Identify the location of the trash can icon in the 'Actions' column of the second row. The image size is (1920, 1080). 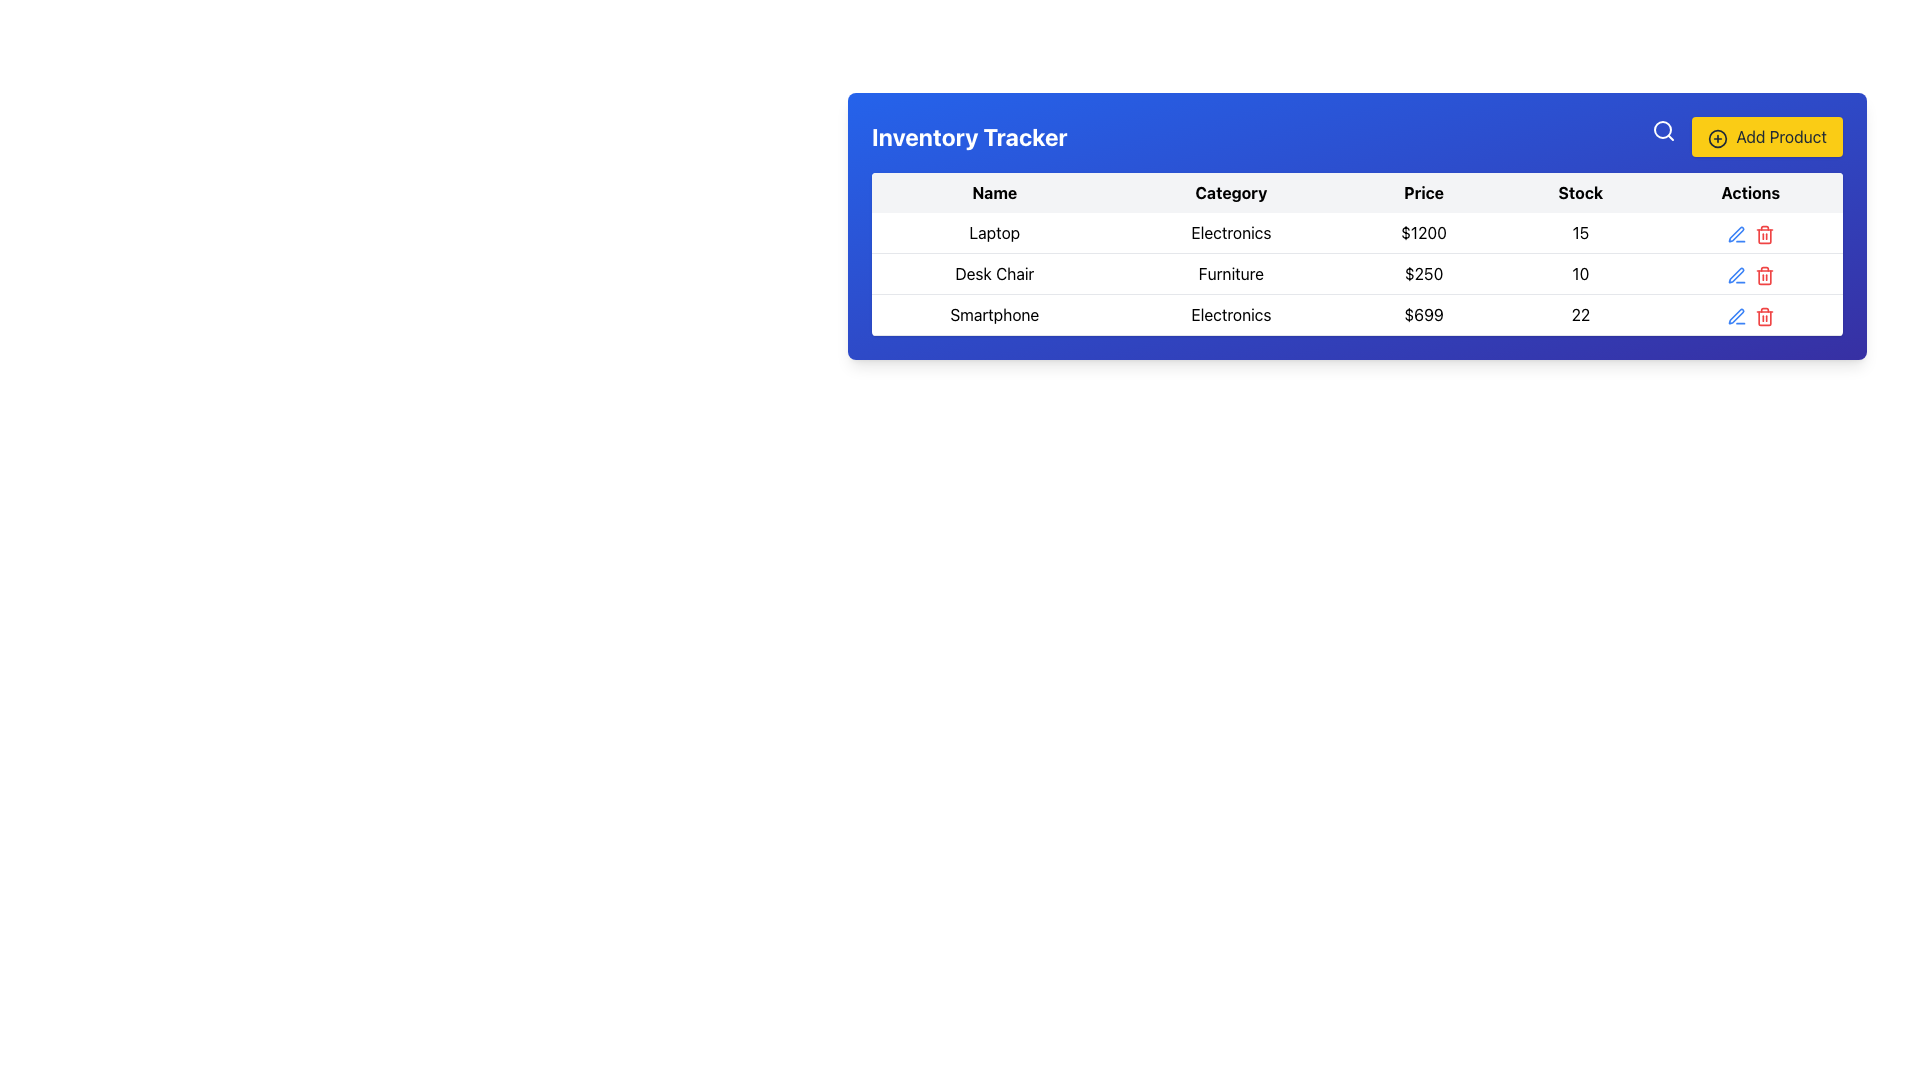
(1749, 273).